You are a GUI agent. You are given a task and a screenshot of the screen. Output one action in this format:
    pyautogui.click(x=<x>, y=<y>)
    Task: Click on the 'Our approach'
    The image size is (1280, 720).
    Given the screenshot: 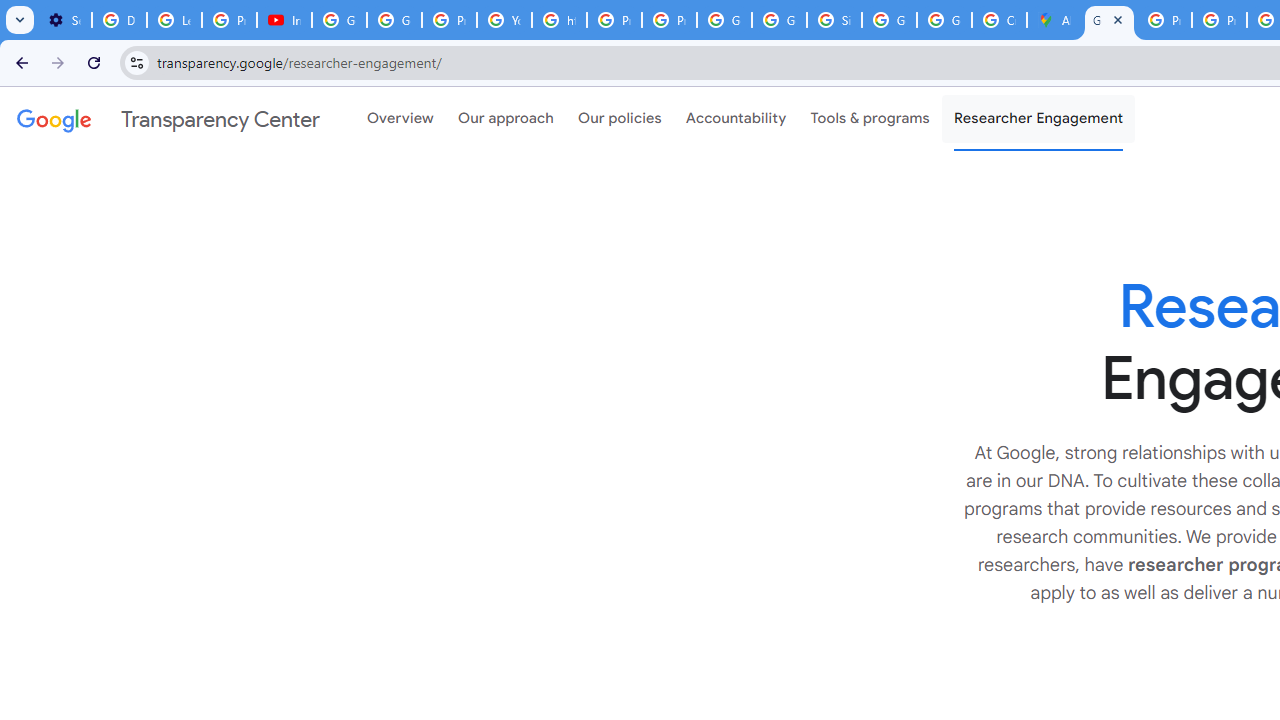 What is the action you would take?
    pyautogui.click(x=506, y=119)
    